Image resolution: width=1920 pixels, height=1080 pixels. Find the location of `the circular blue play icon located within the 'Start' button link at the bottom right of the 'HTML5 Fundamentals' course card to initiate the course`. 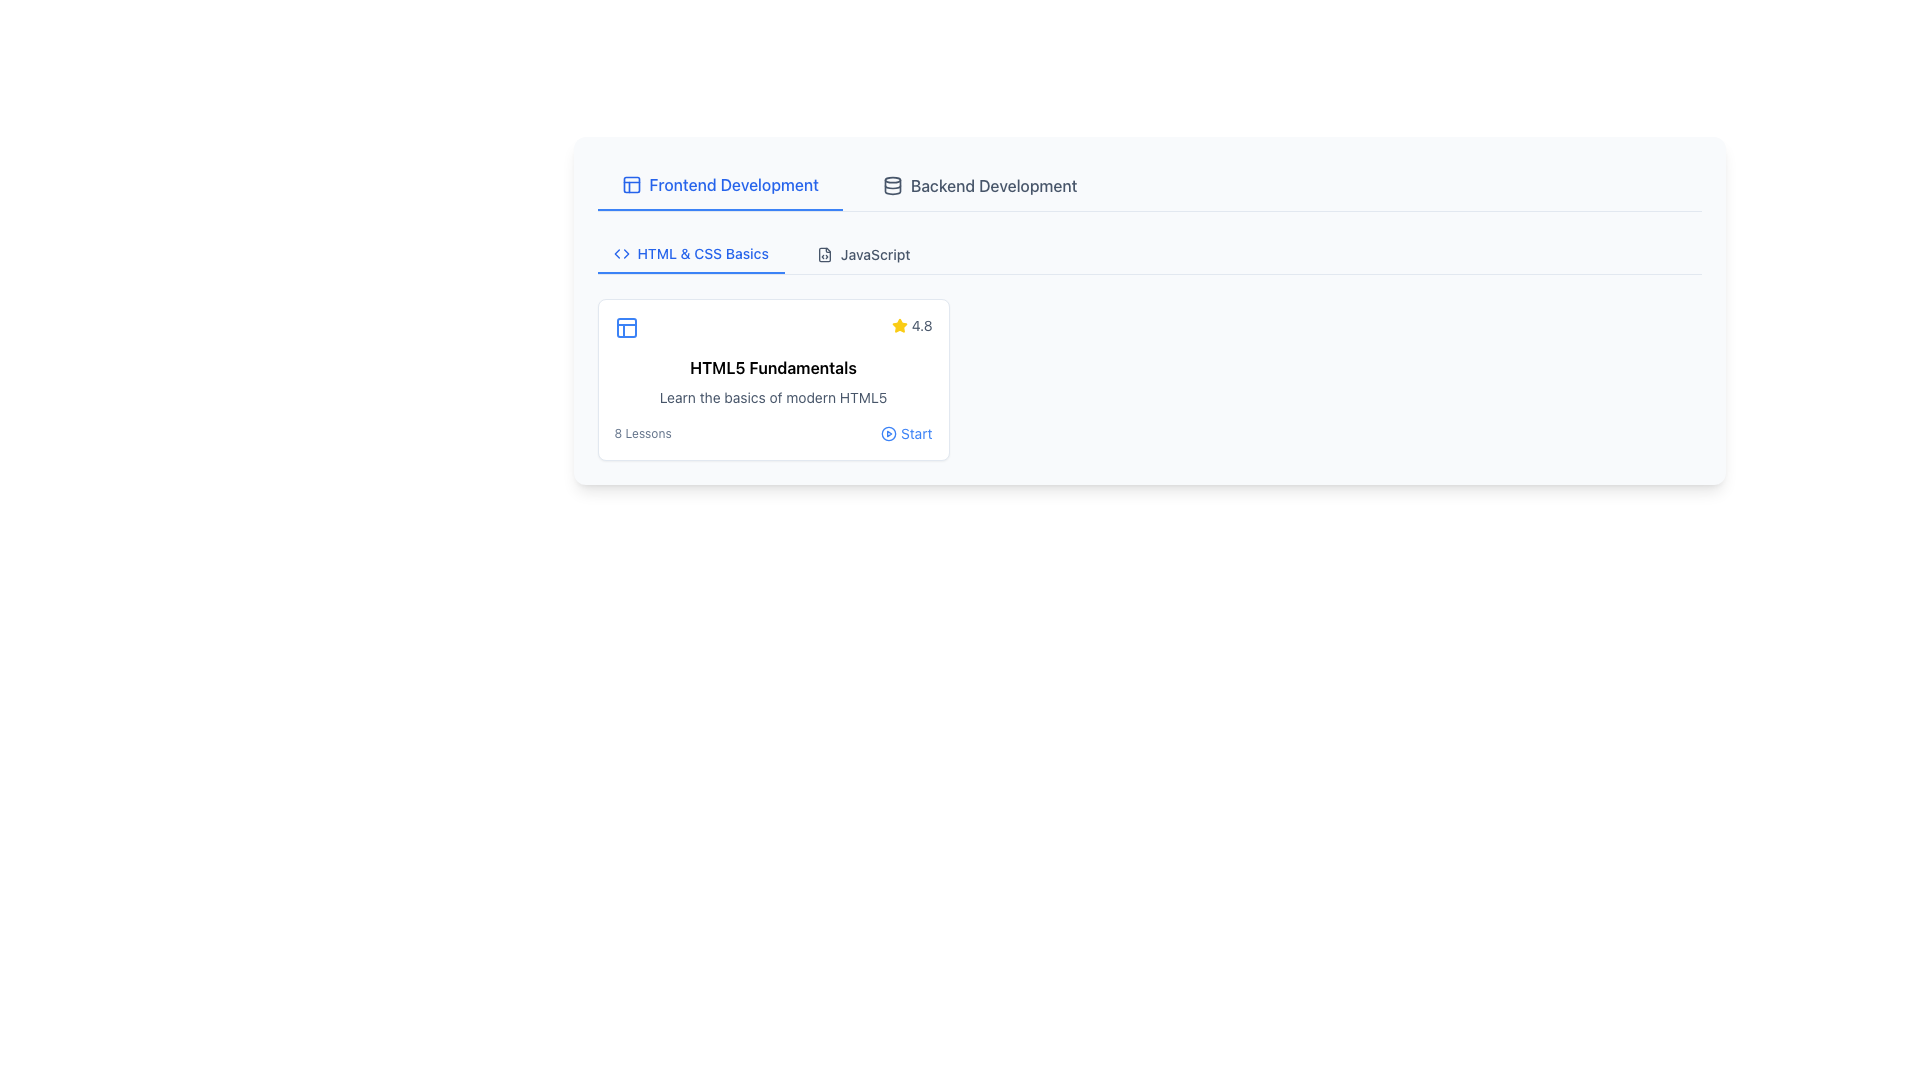

the circular blue play icon located within the 'Start' button link at the bottom right of the 'HTML5 Fundamentals' course card to initiate the course is located at coordinates (887, 433).